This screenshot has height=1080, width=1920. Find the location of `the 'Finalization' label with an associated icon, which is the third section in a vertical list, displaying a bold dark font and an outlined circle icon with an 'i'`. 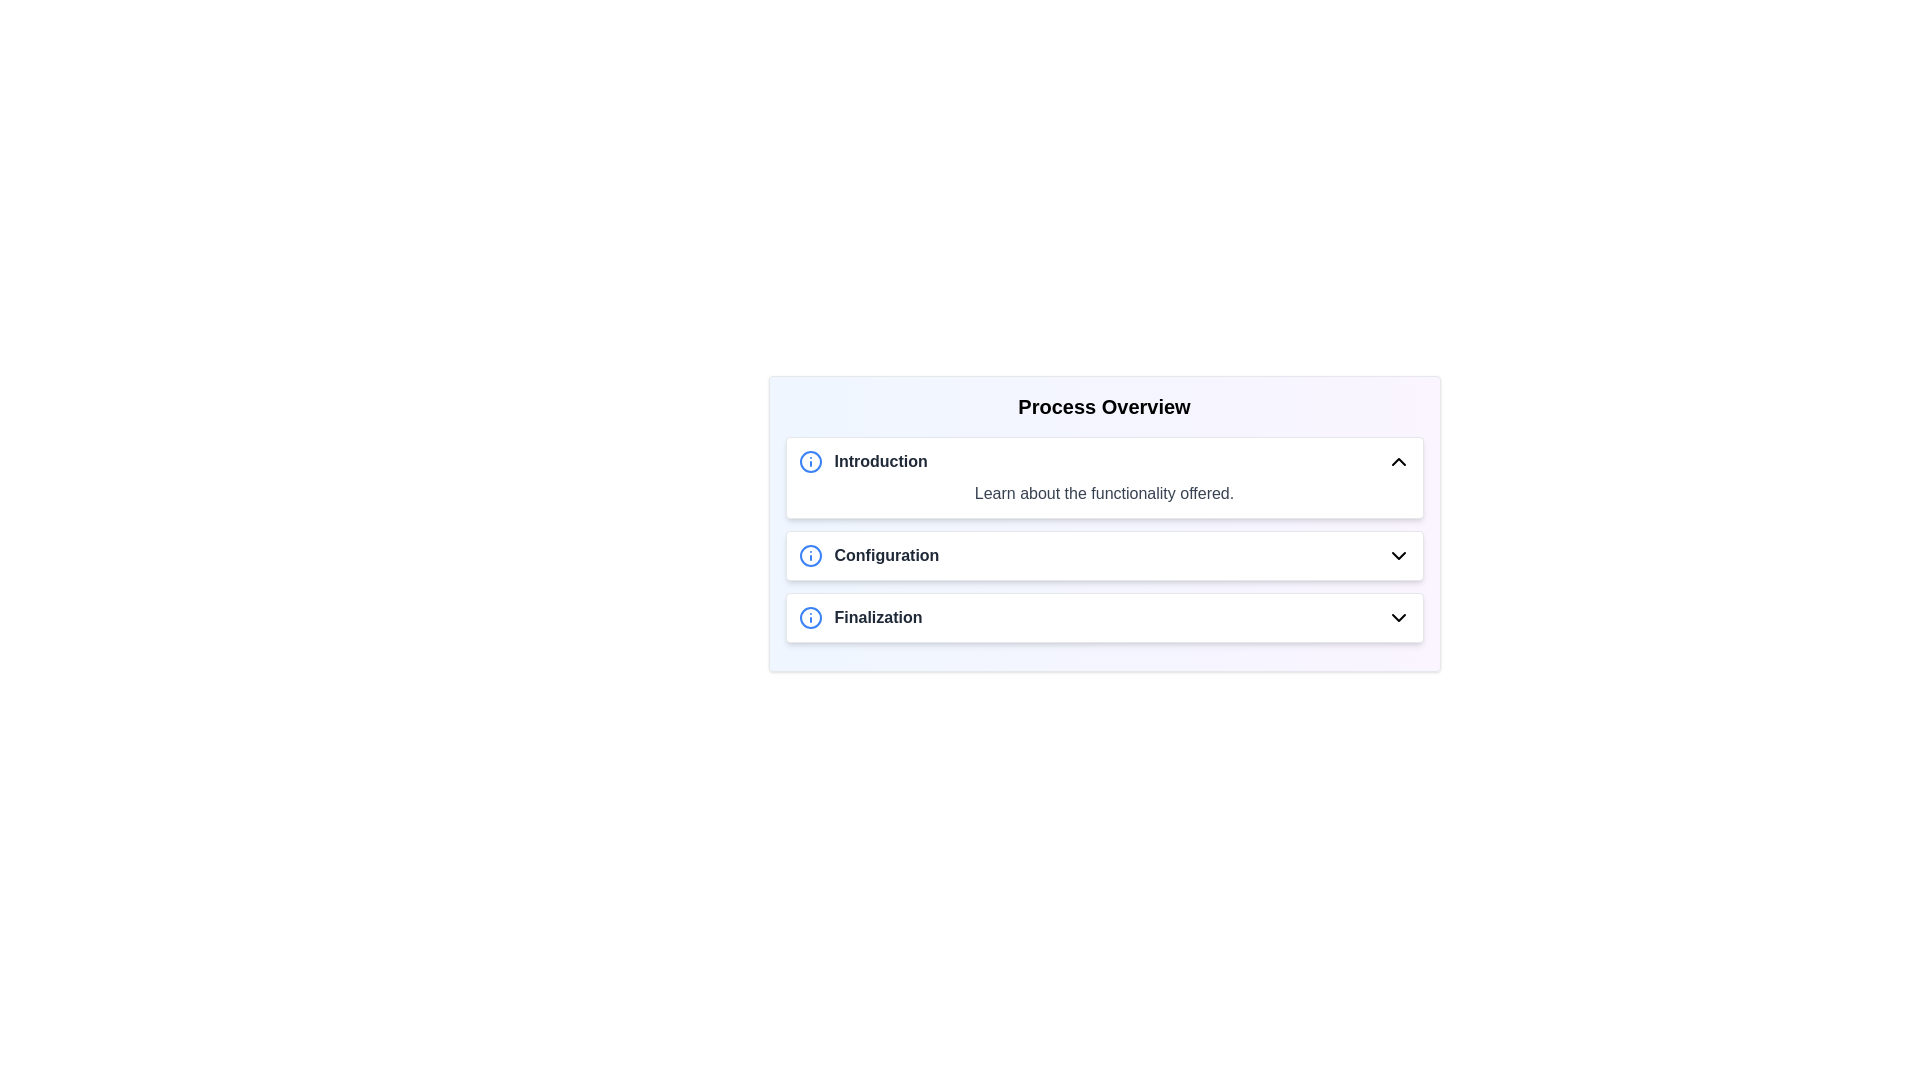

the 'Finalization' label with an associated icon, which is the third section in a vertical list, displaying a bold dark font and an outlined circle icon with an 'i' is located at coordinates (860, 616).